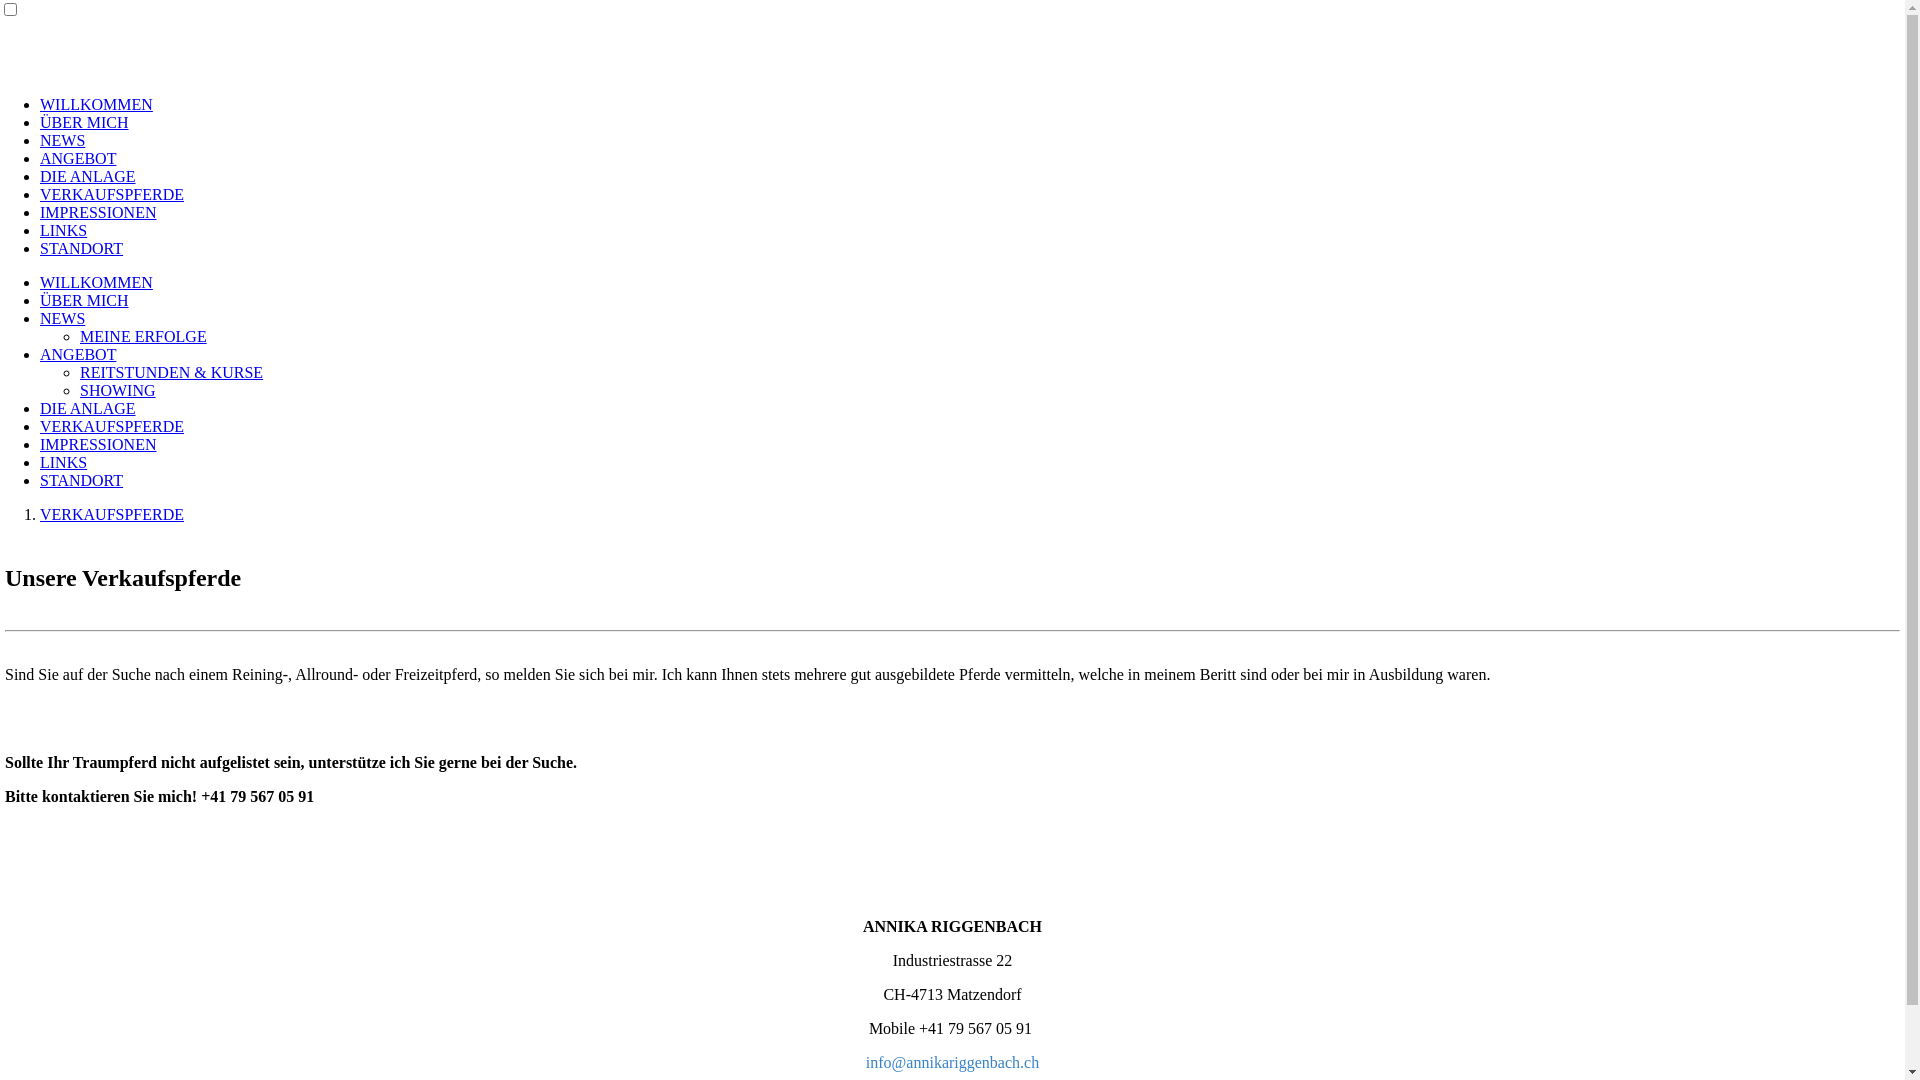  What do you see at coordinates (951, 1061) in the screenshot?
I see `'info@annikariggenbach.ch'` at bounding box center [951, 1061].